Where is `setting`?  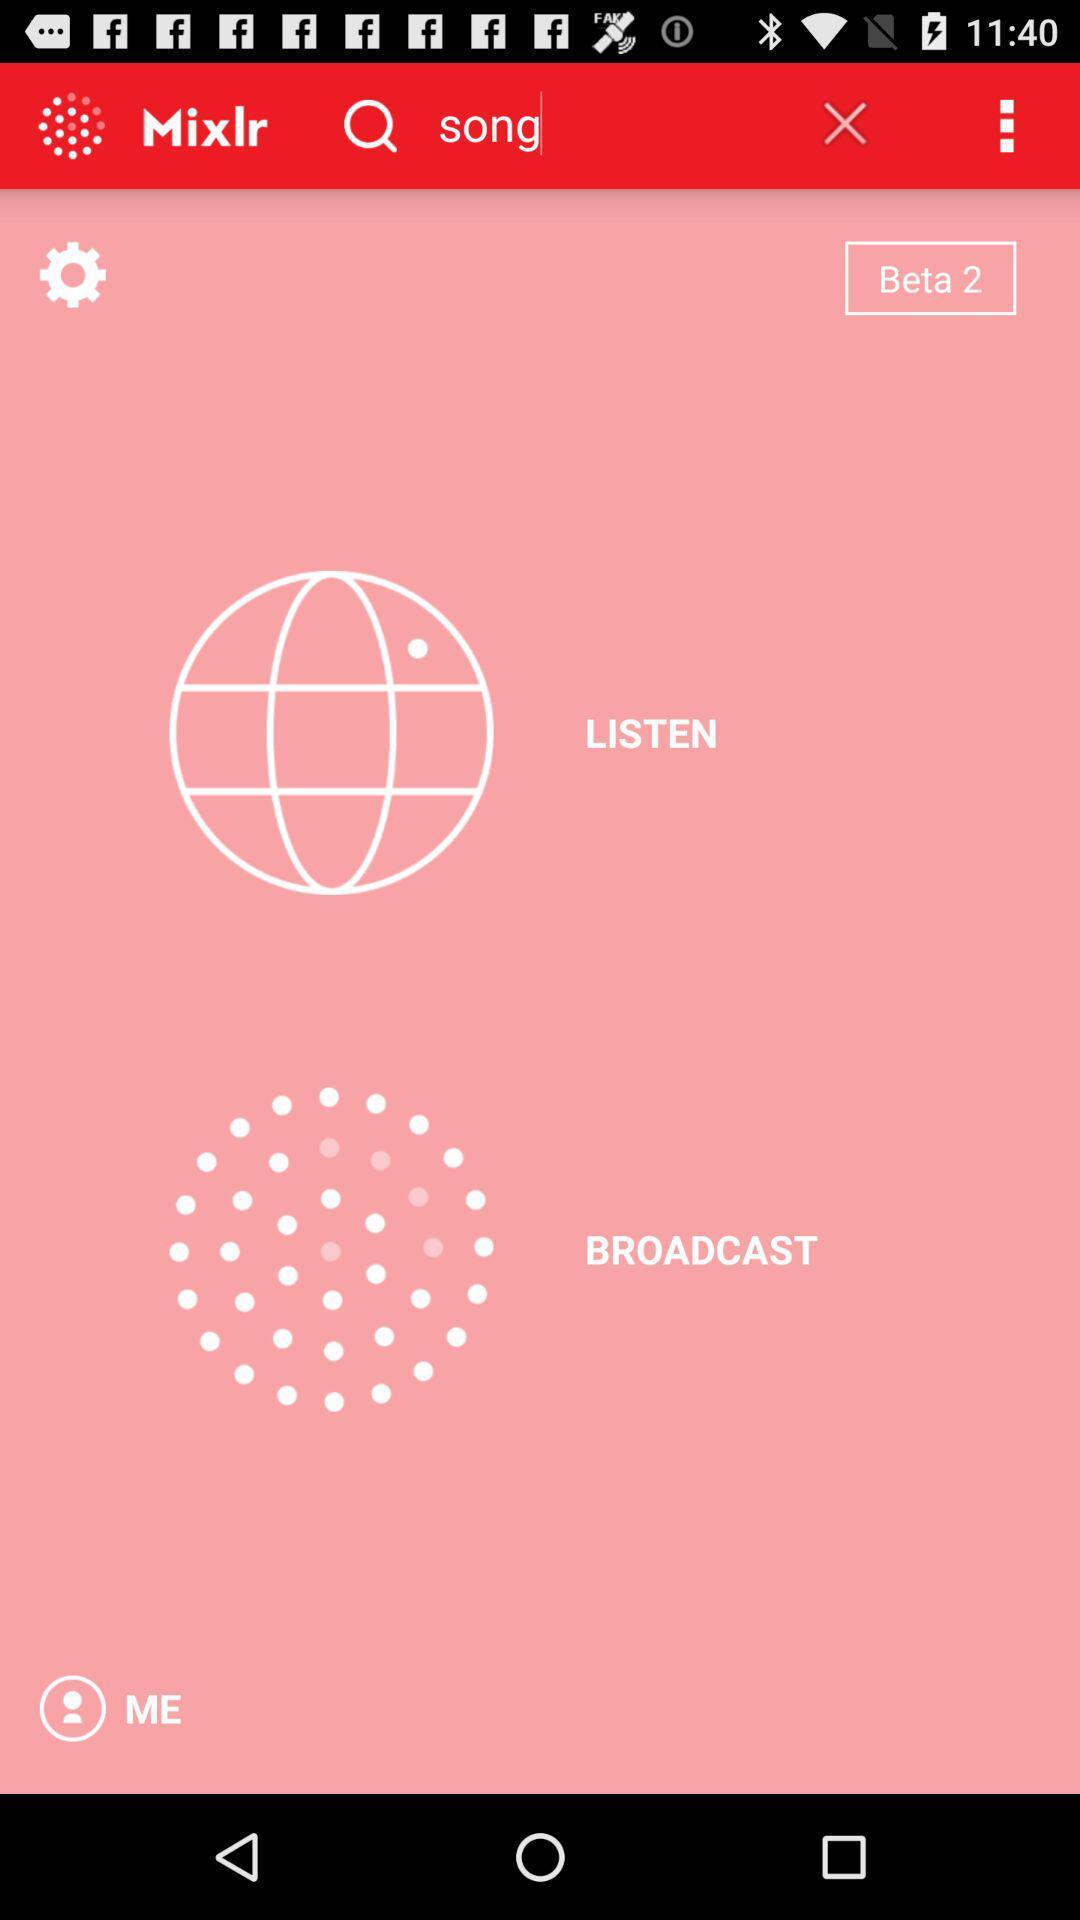
setting is located at coordinates (71, 273).